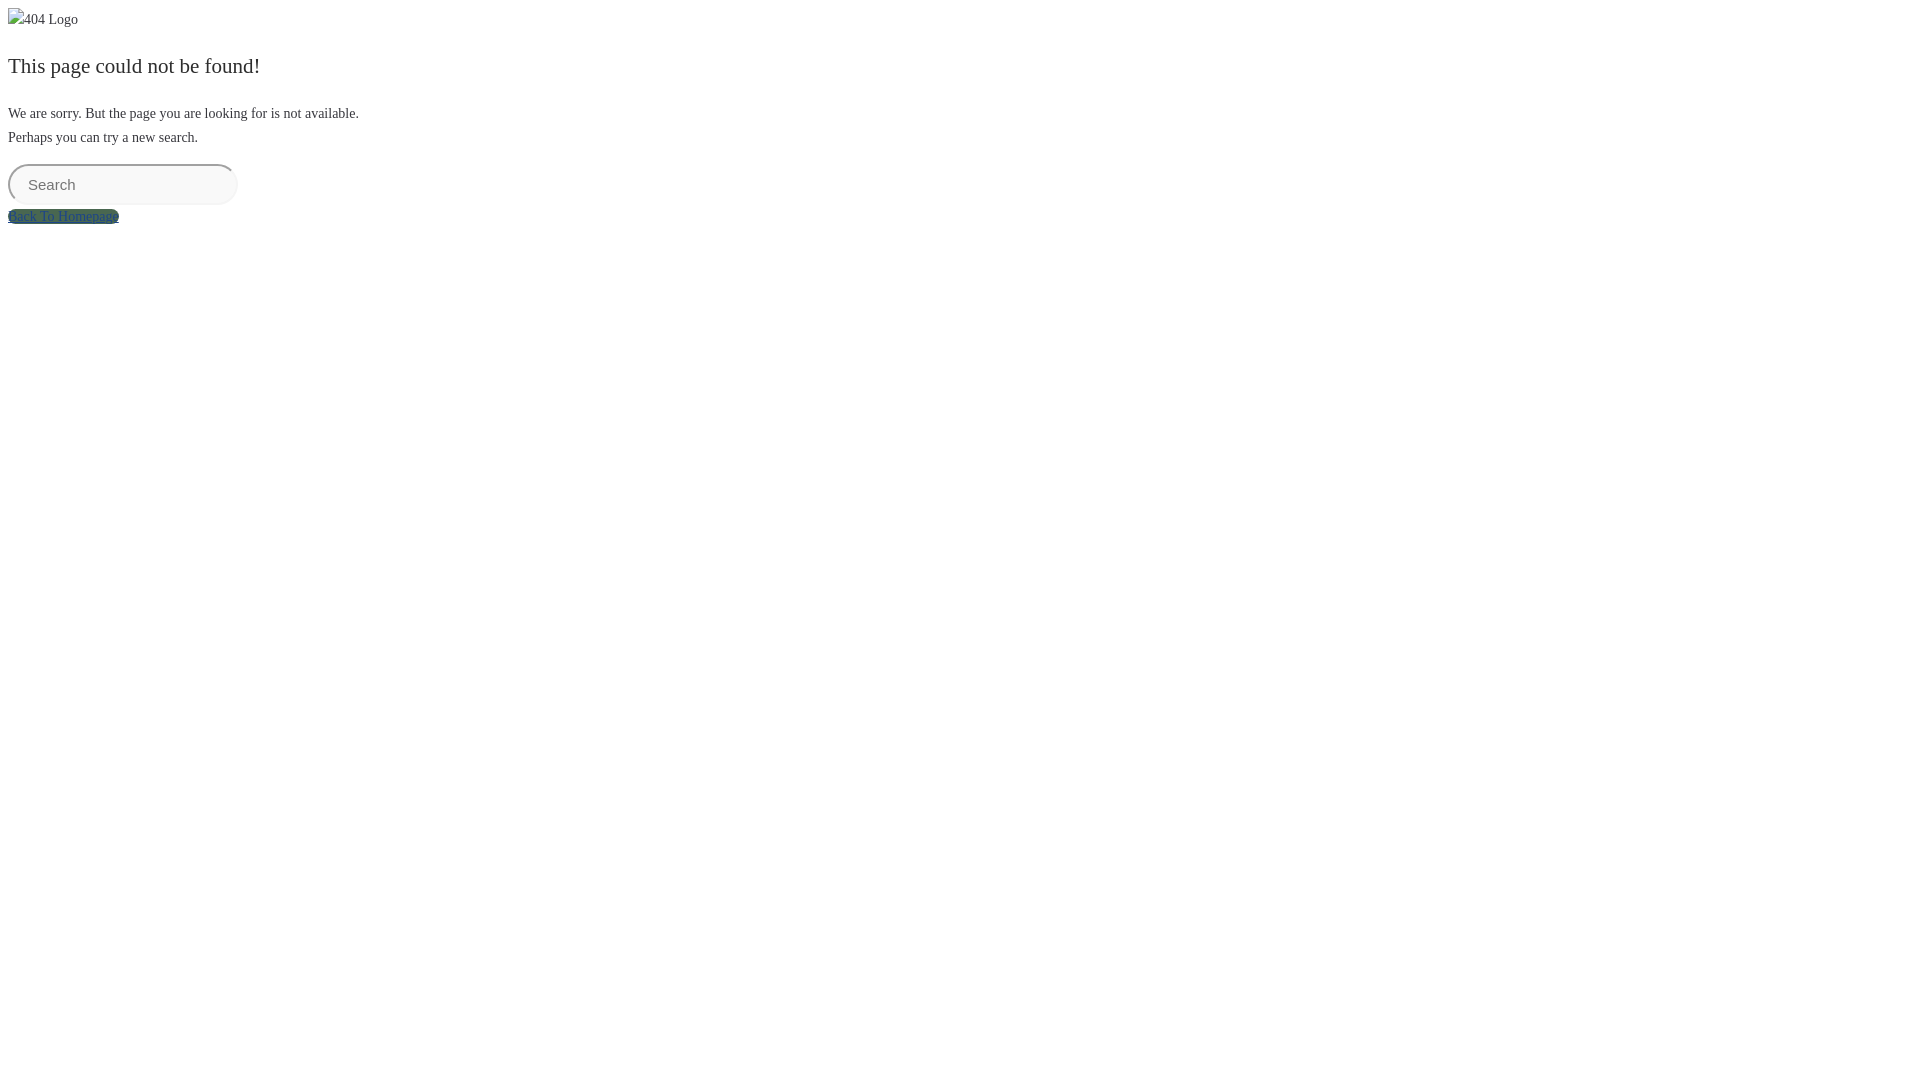  I want to click on 'Skip to content', so click(7, 7).